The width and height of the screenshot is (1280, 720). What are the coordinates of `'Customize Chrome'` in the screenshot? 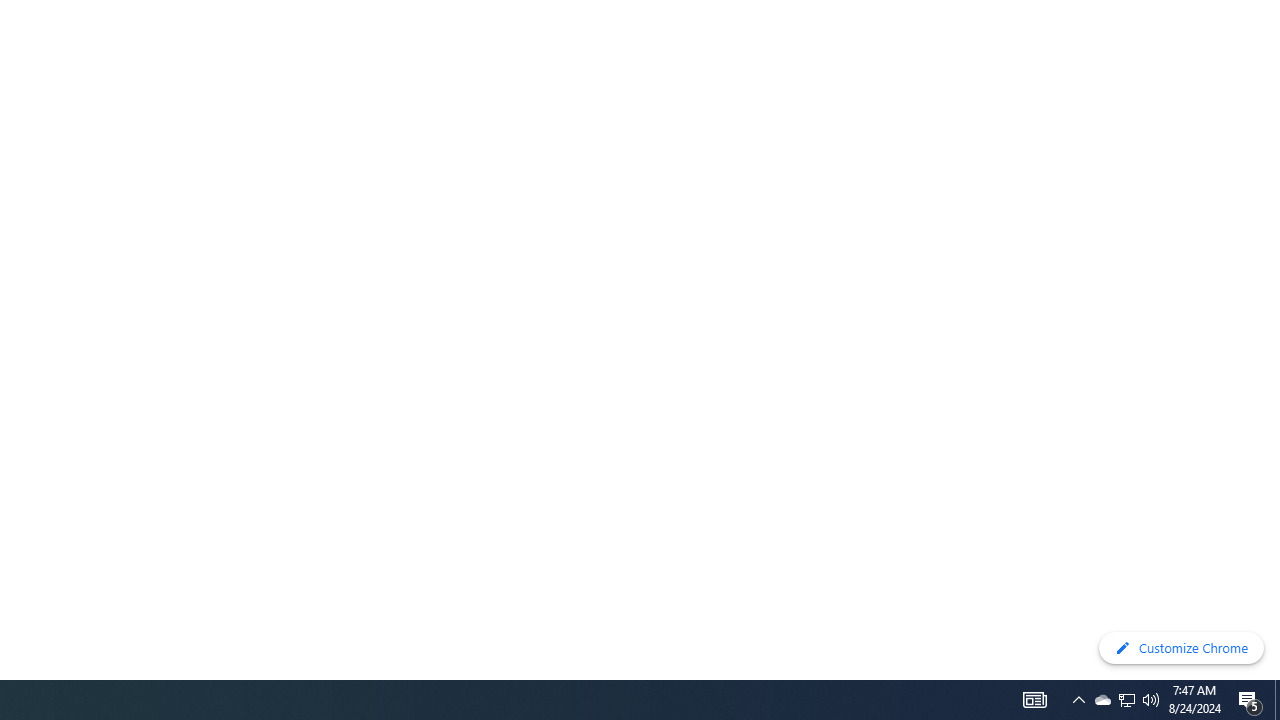 It's located at (1181, 648).